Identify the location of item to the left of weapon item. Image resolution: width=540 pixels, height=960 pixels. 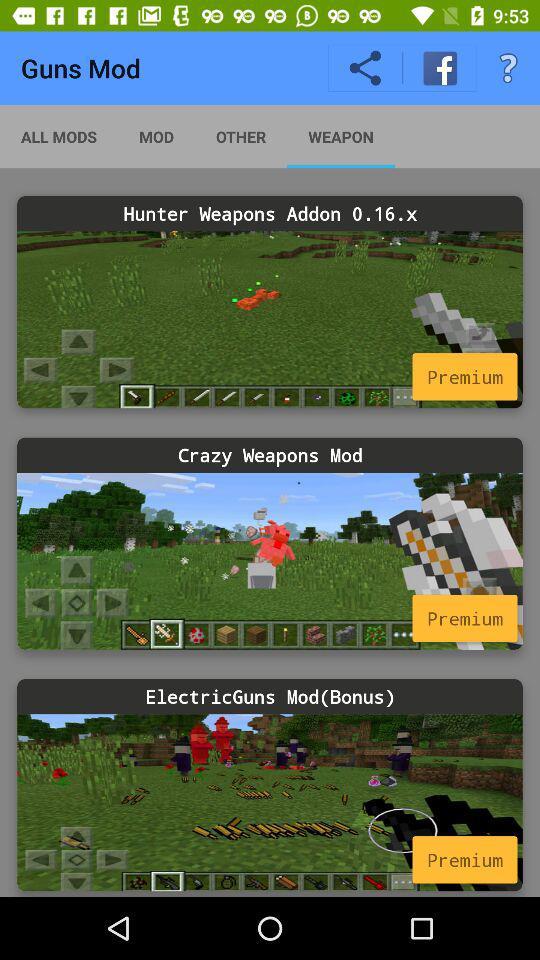
(241, 135).